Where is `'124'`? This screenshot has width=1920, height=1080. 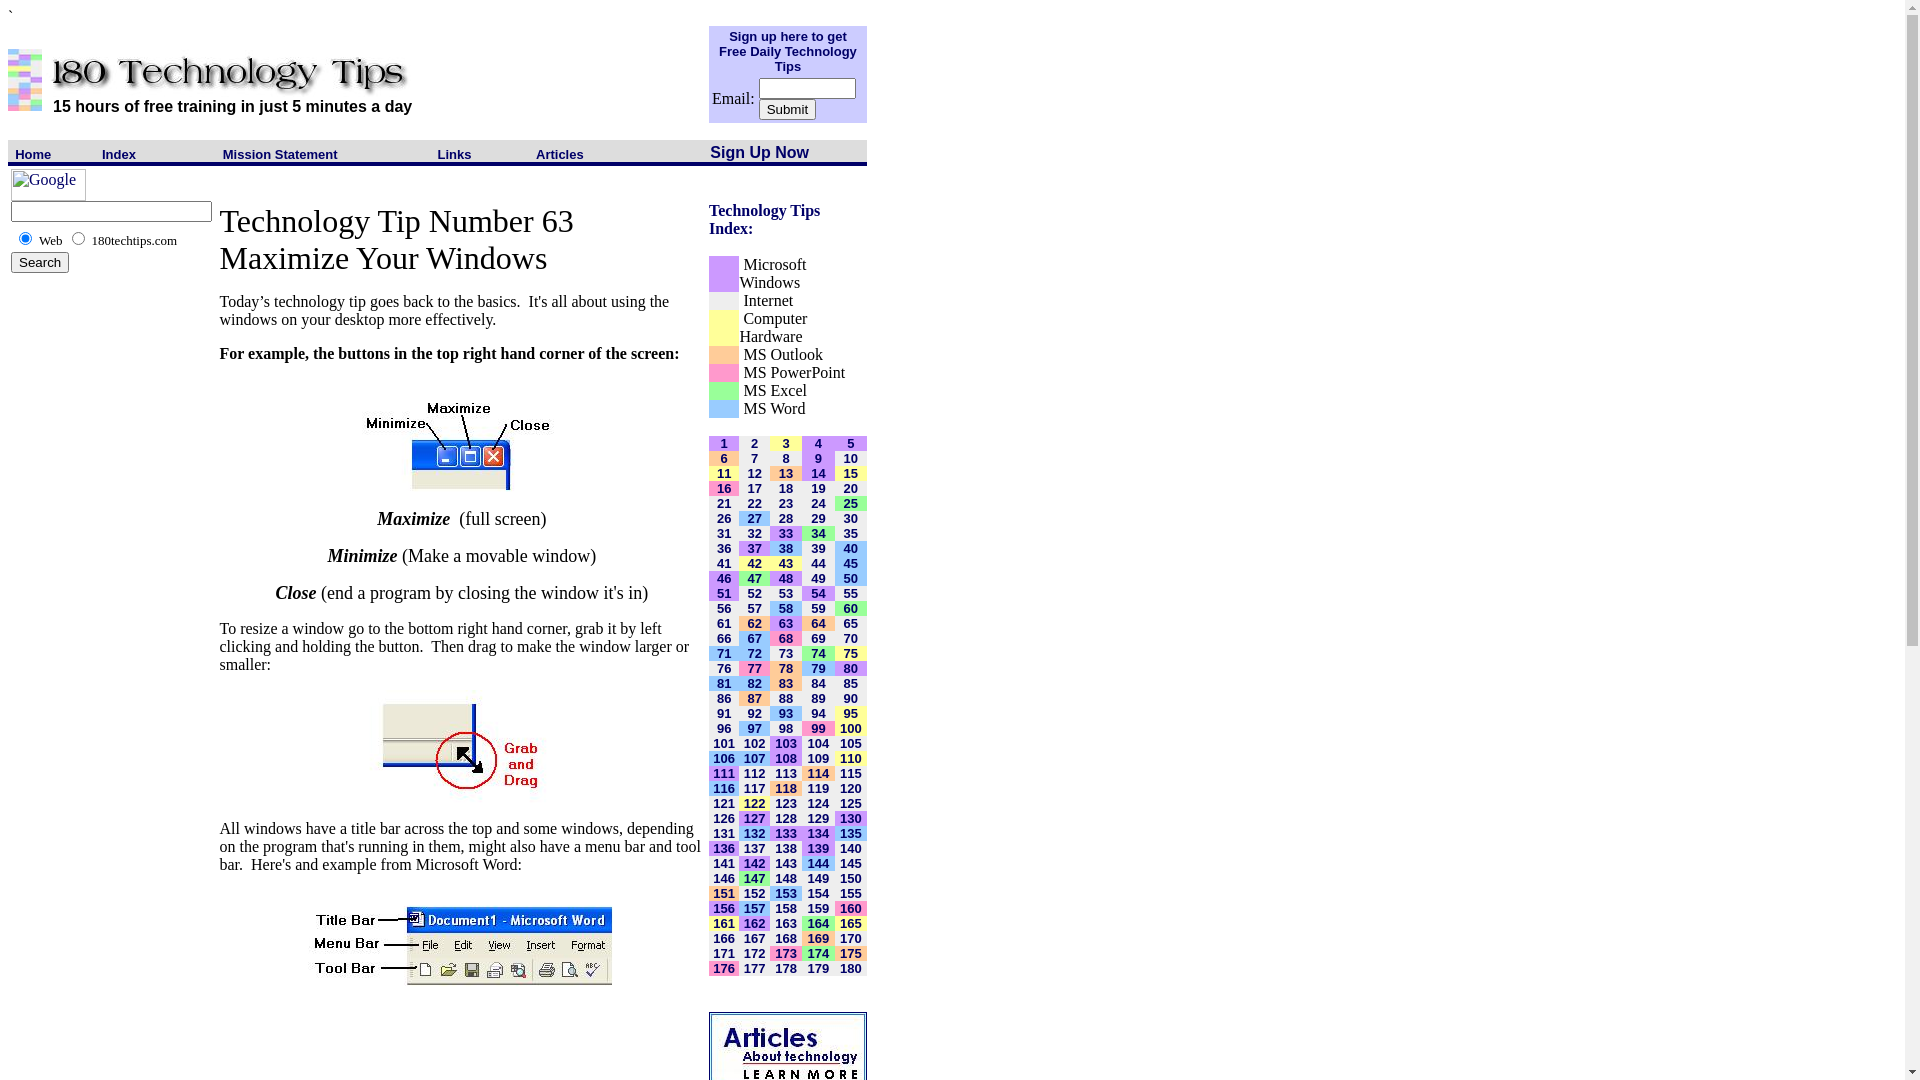
'124' is located at coordinates (807, 801).